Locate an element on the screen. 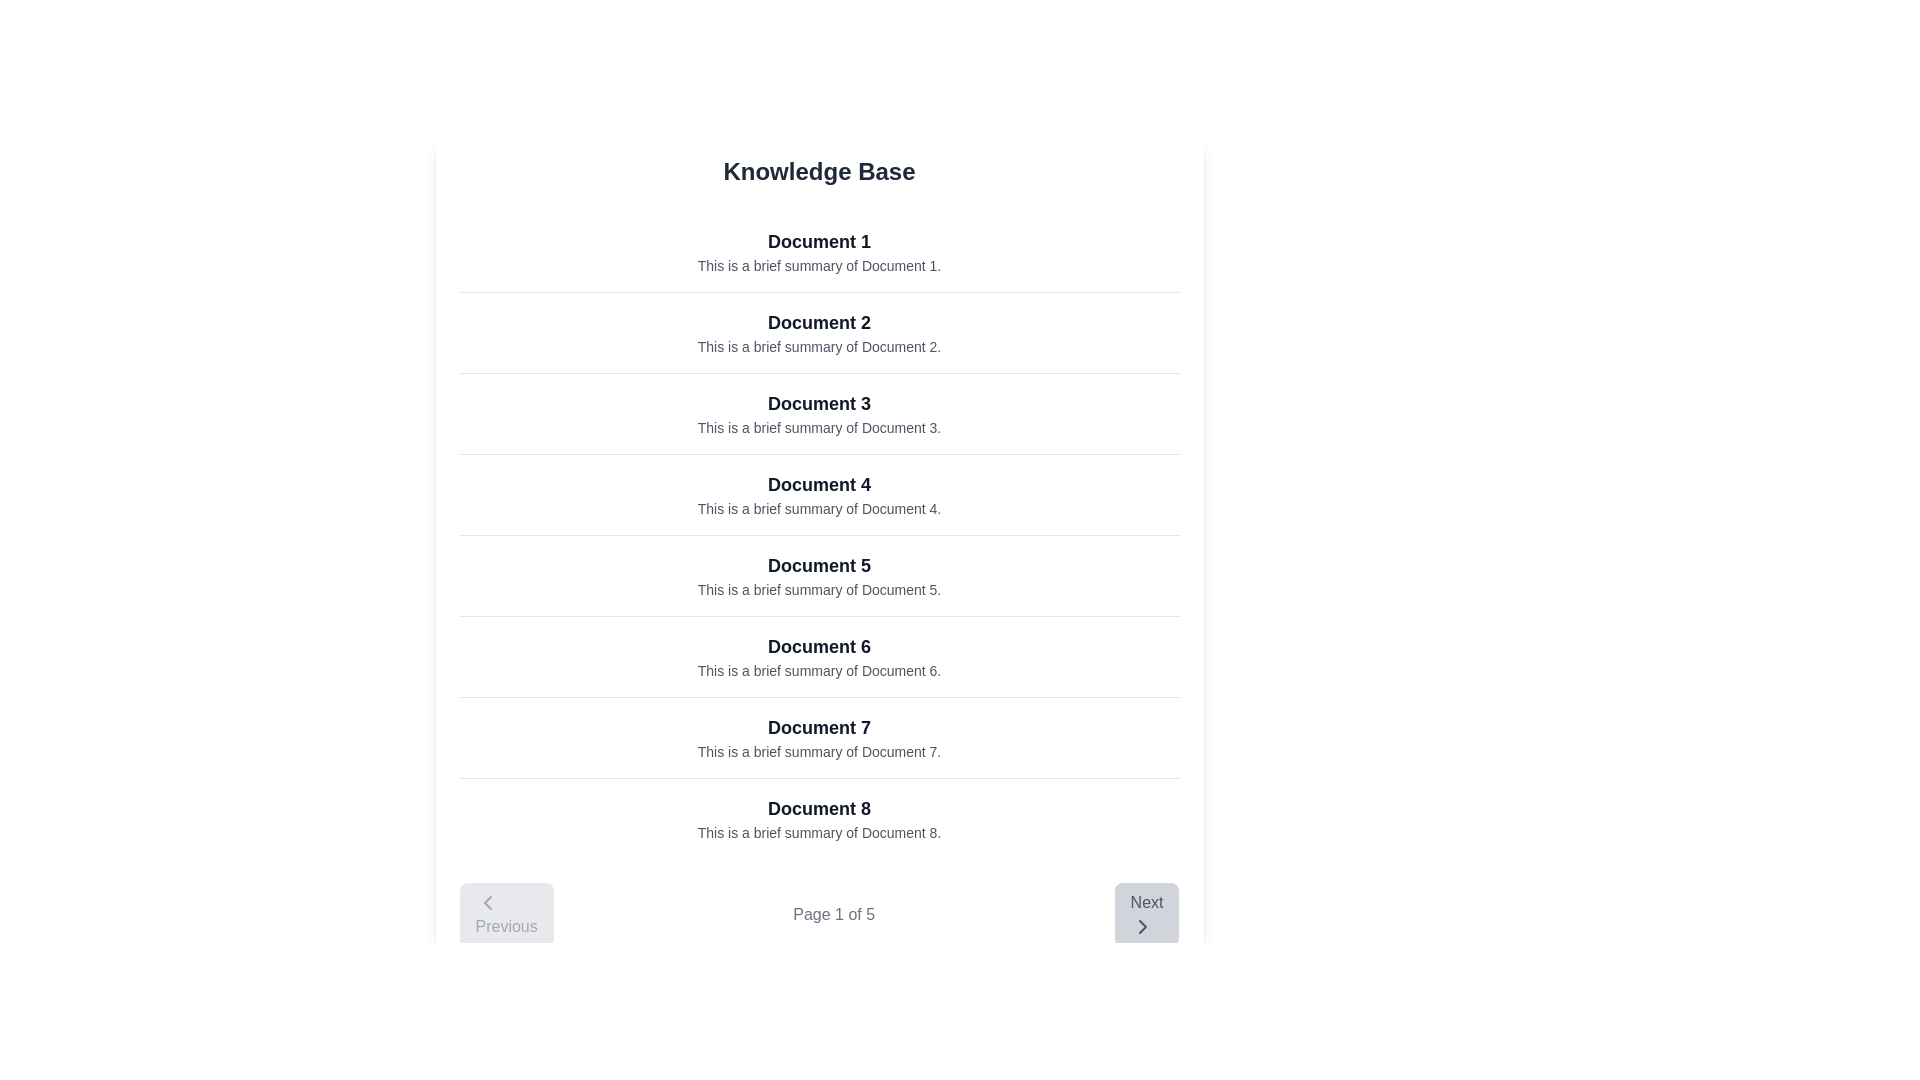 The height and width of the screenshot is (1080, 1920). the Text element that provides a brief description for 'Document 6', which is centrally aligned and positioned below the title is located at coordinates (819, 671).